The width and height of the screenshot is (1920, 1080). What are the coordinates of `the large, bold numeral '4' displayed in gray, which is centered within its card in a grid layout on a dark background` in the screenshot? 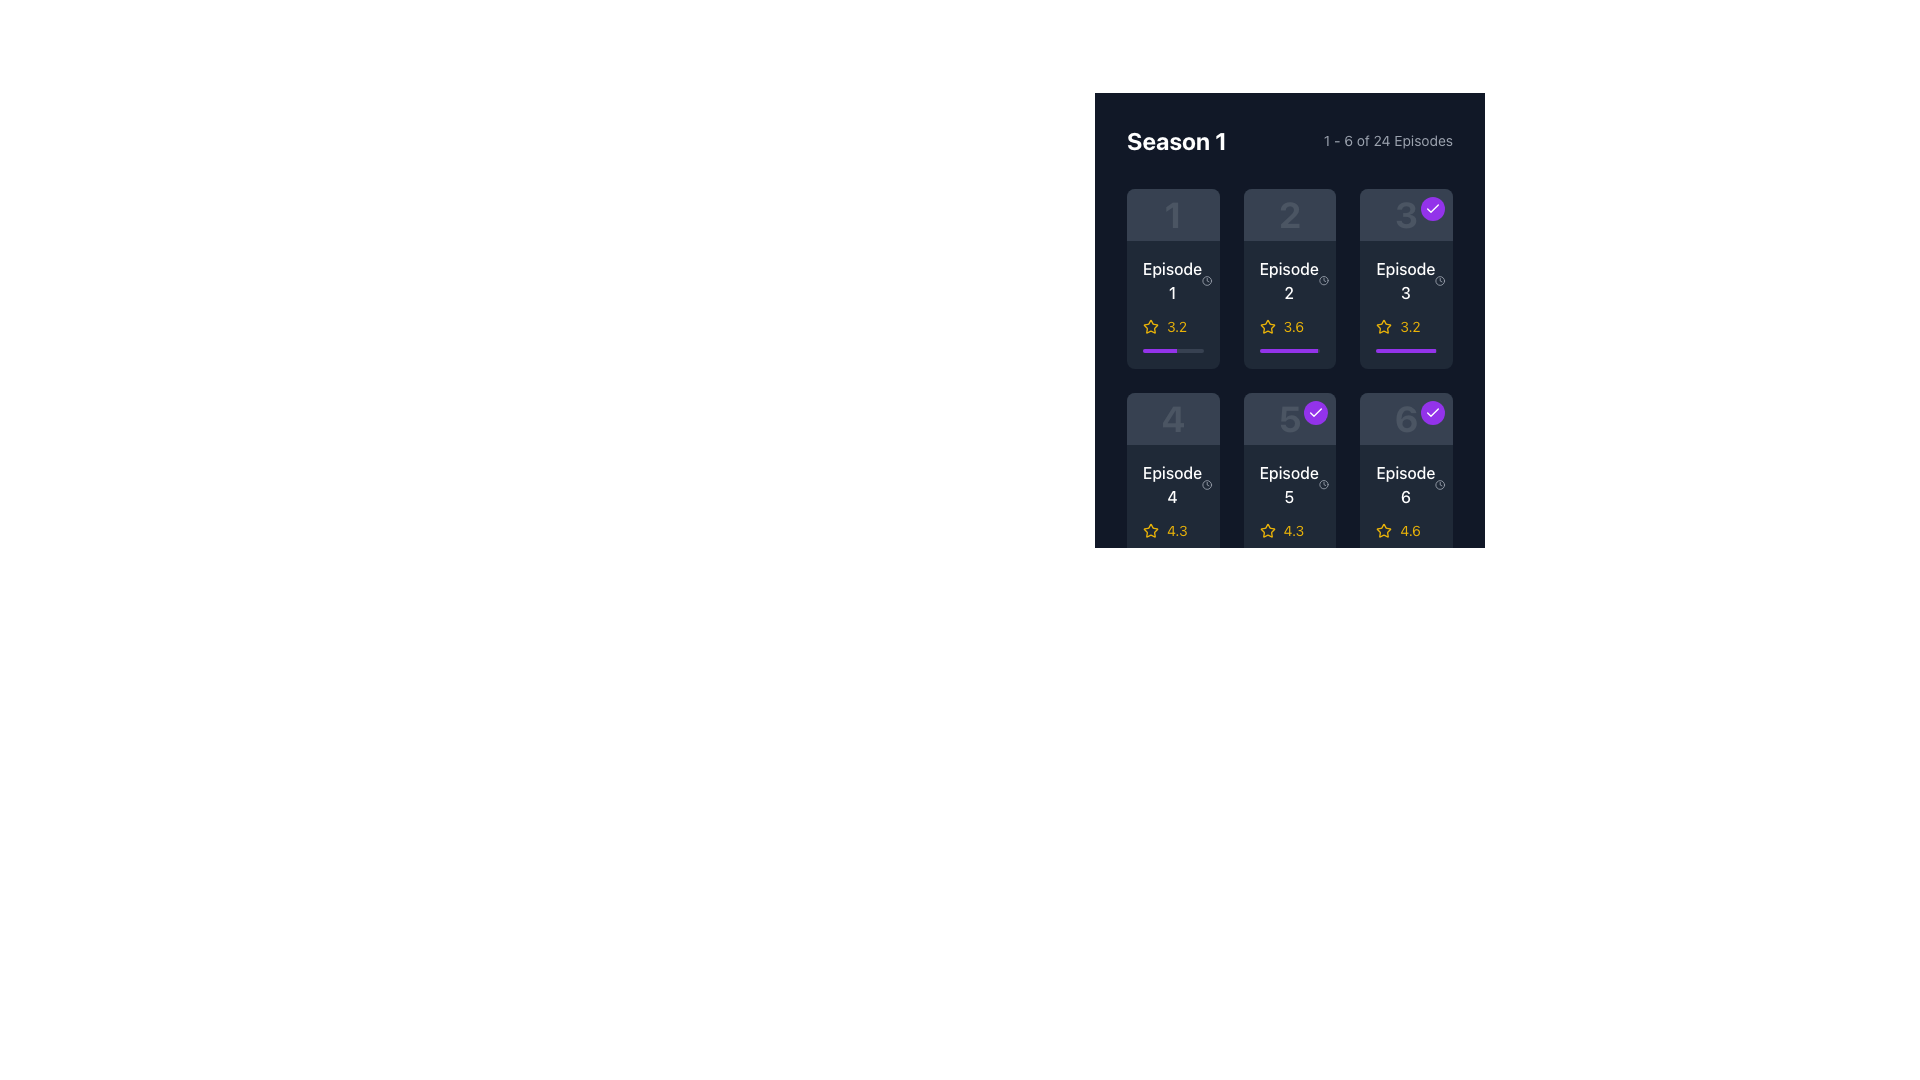 It's located at (1173, 418).